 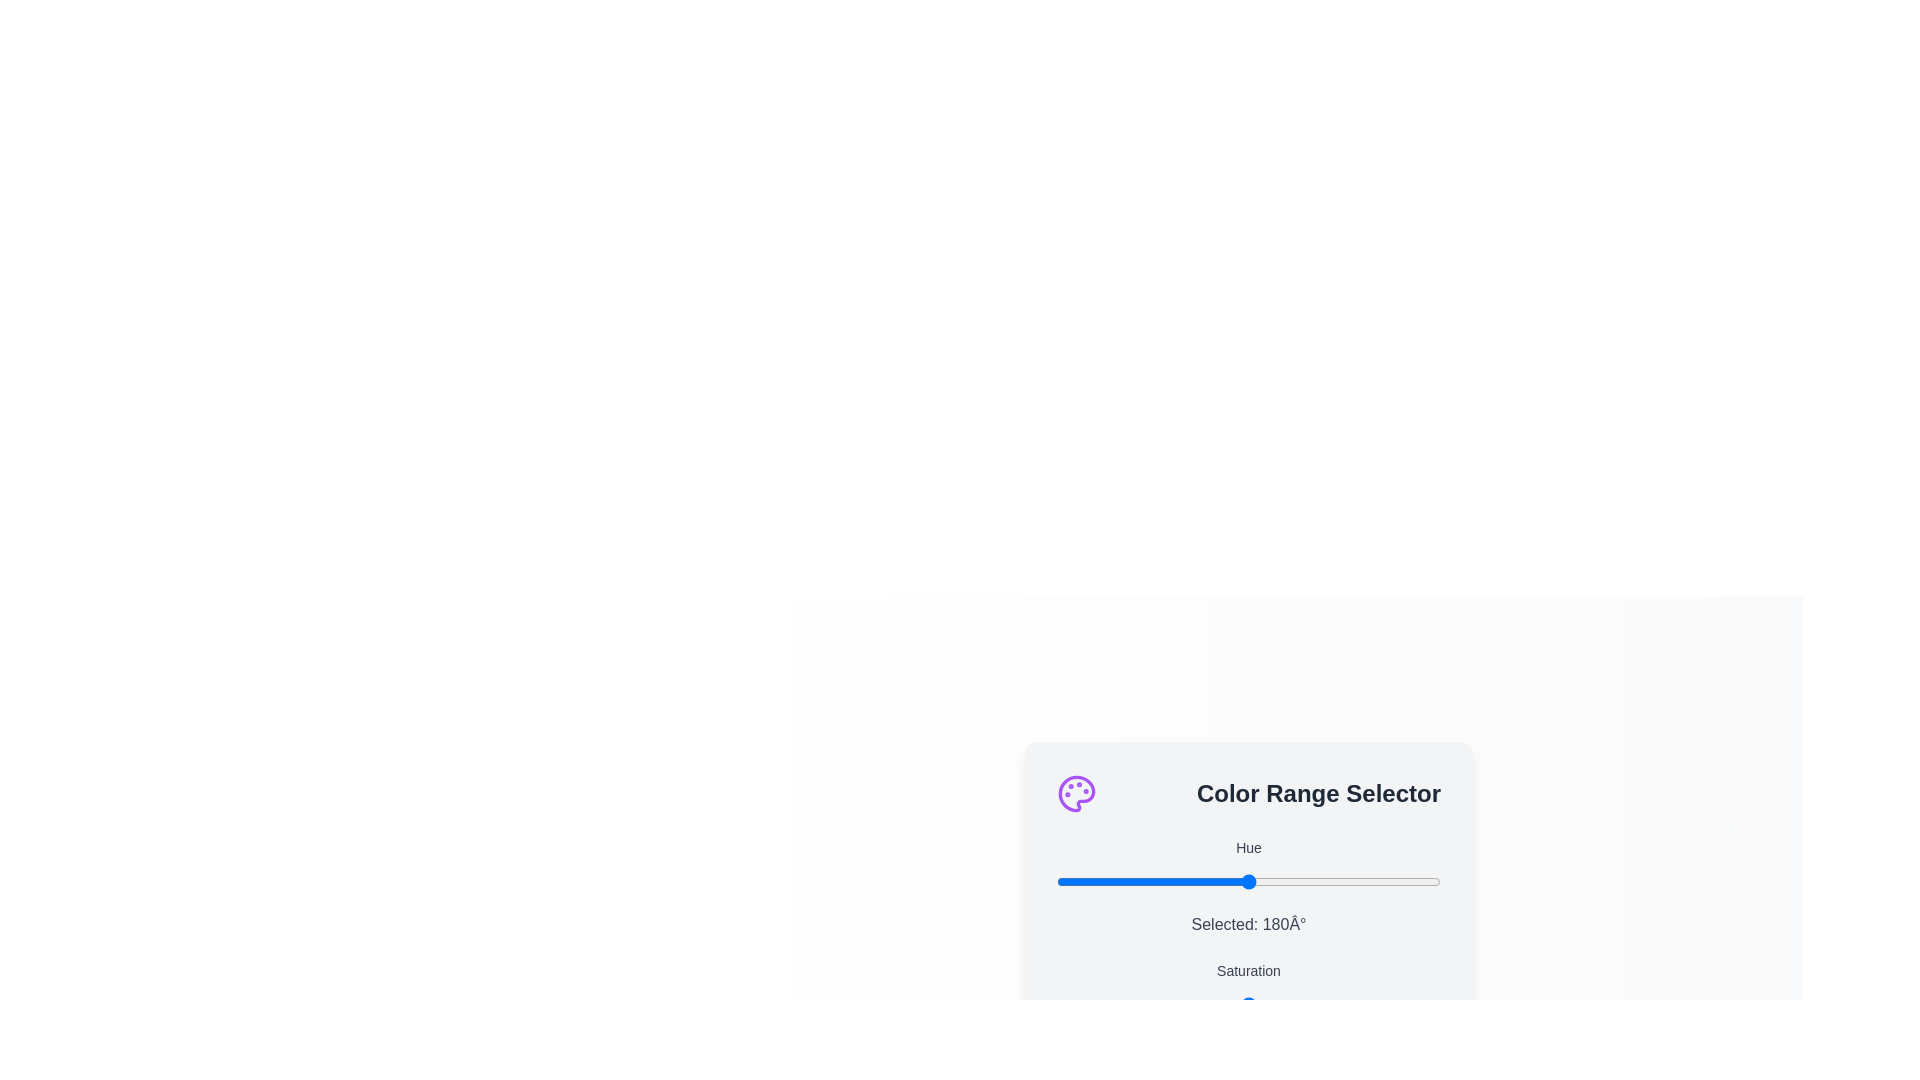 I want to click on the saturation level, so click(x=1224, y=1004).